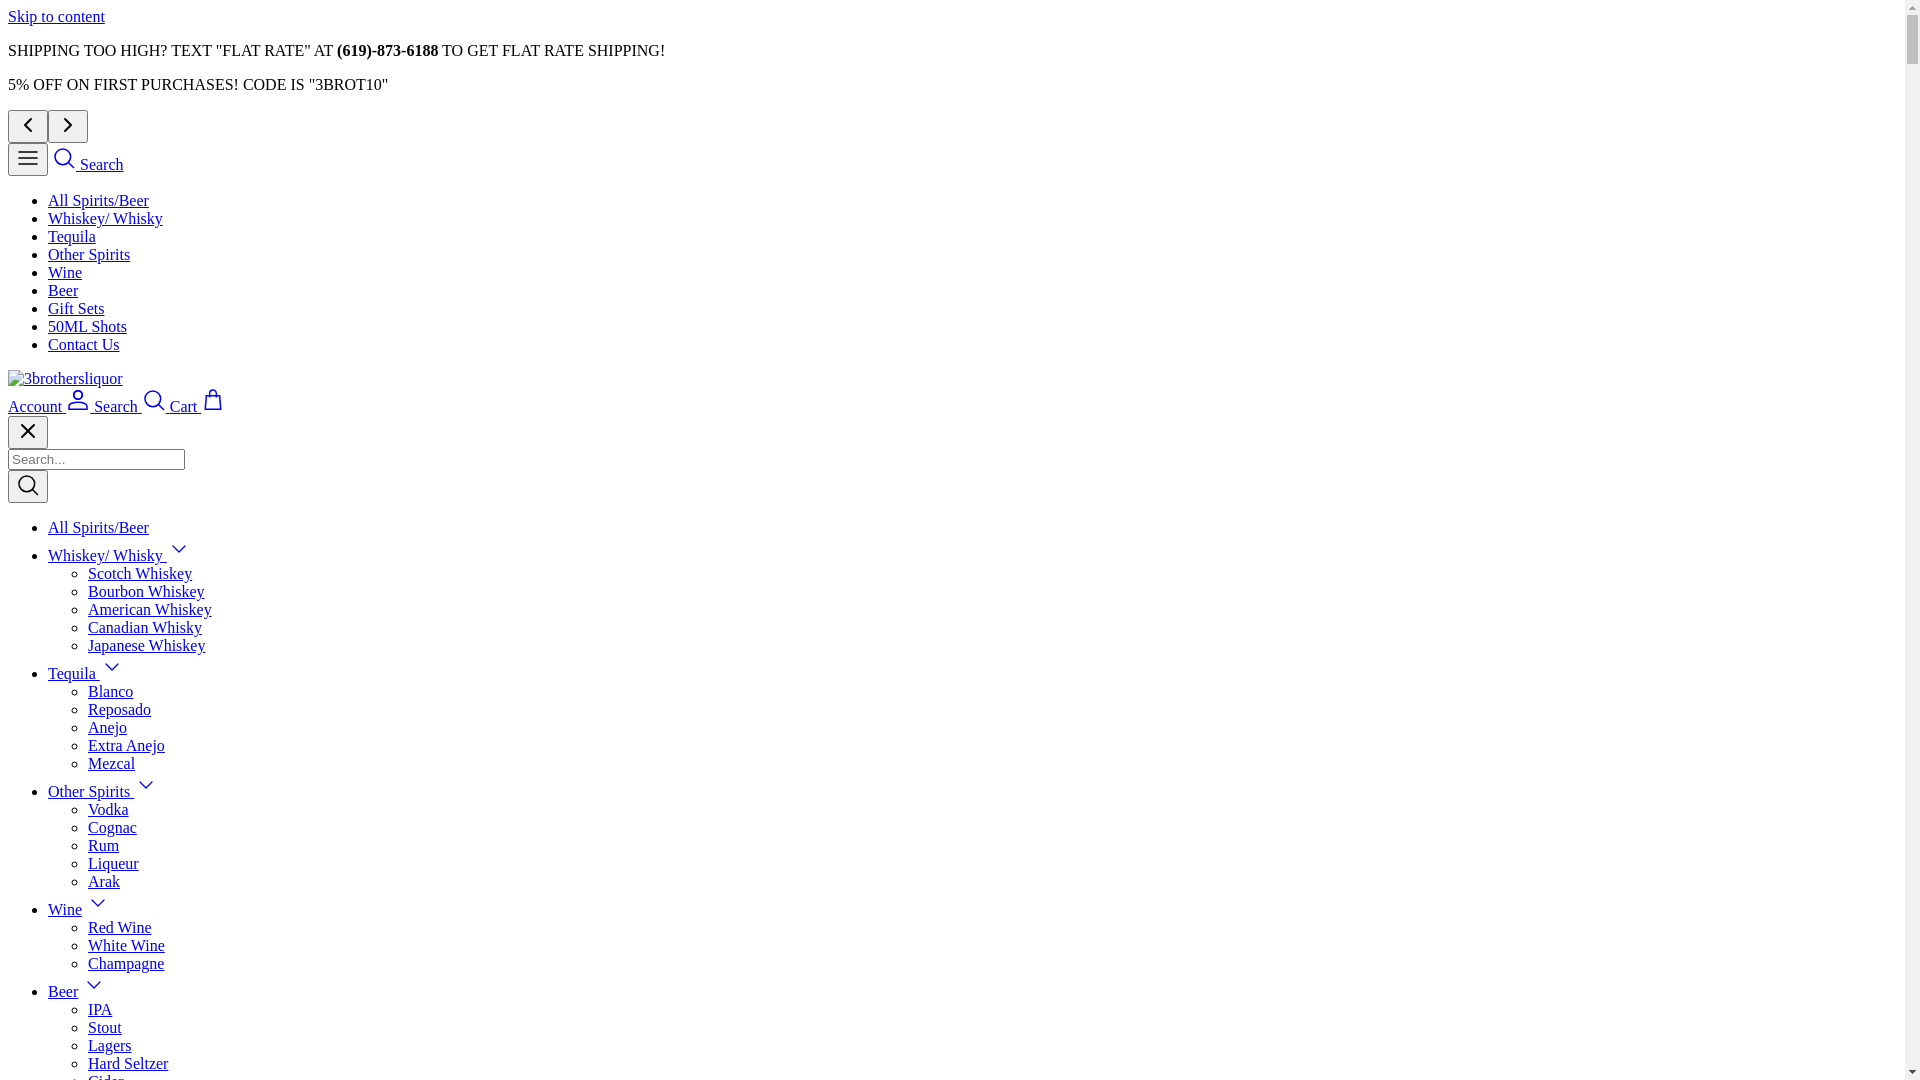  I want to click on '50ML Shots', so click(86, 325).